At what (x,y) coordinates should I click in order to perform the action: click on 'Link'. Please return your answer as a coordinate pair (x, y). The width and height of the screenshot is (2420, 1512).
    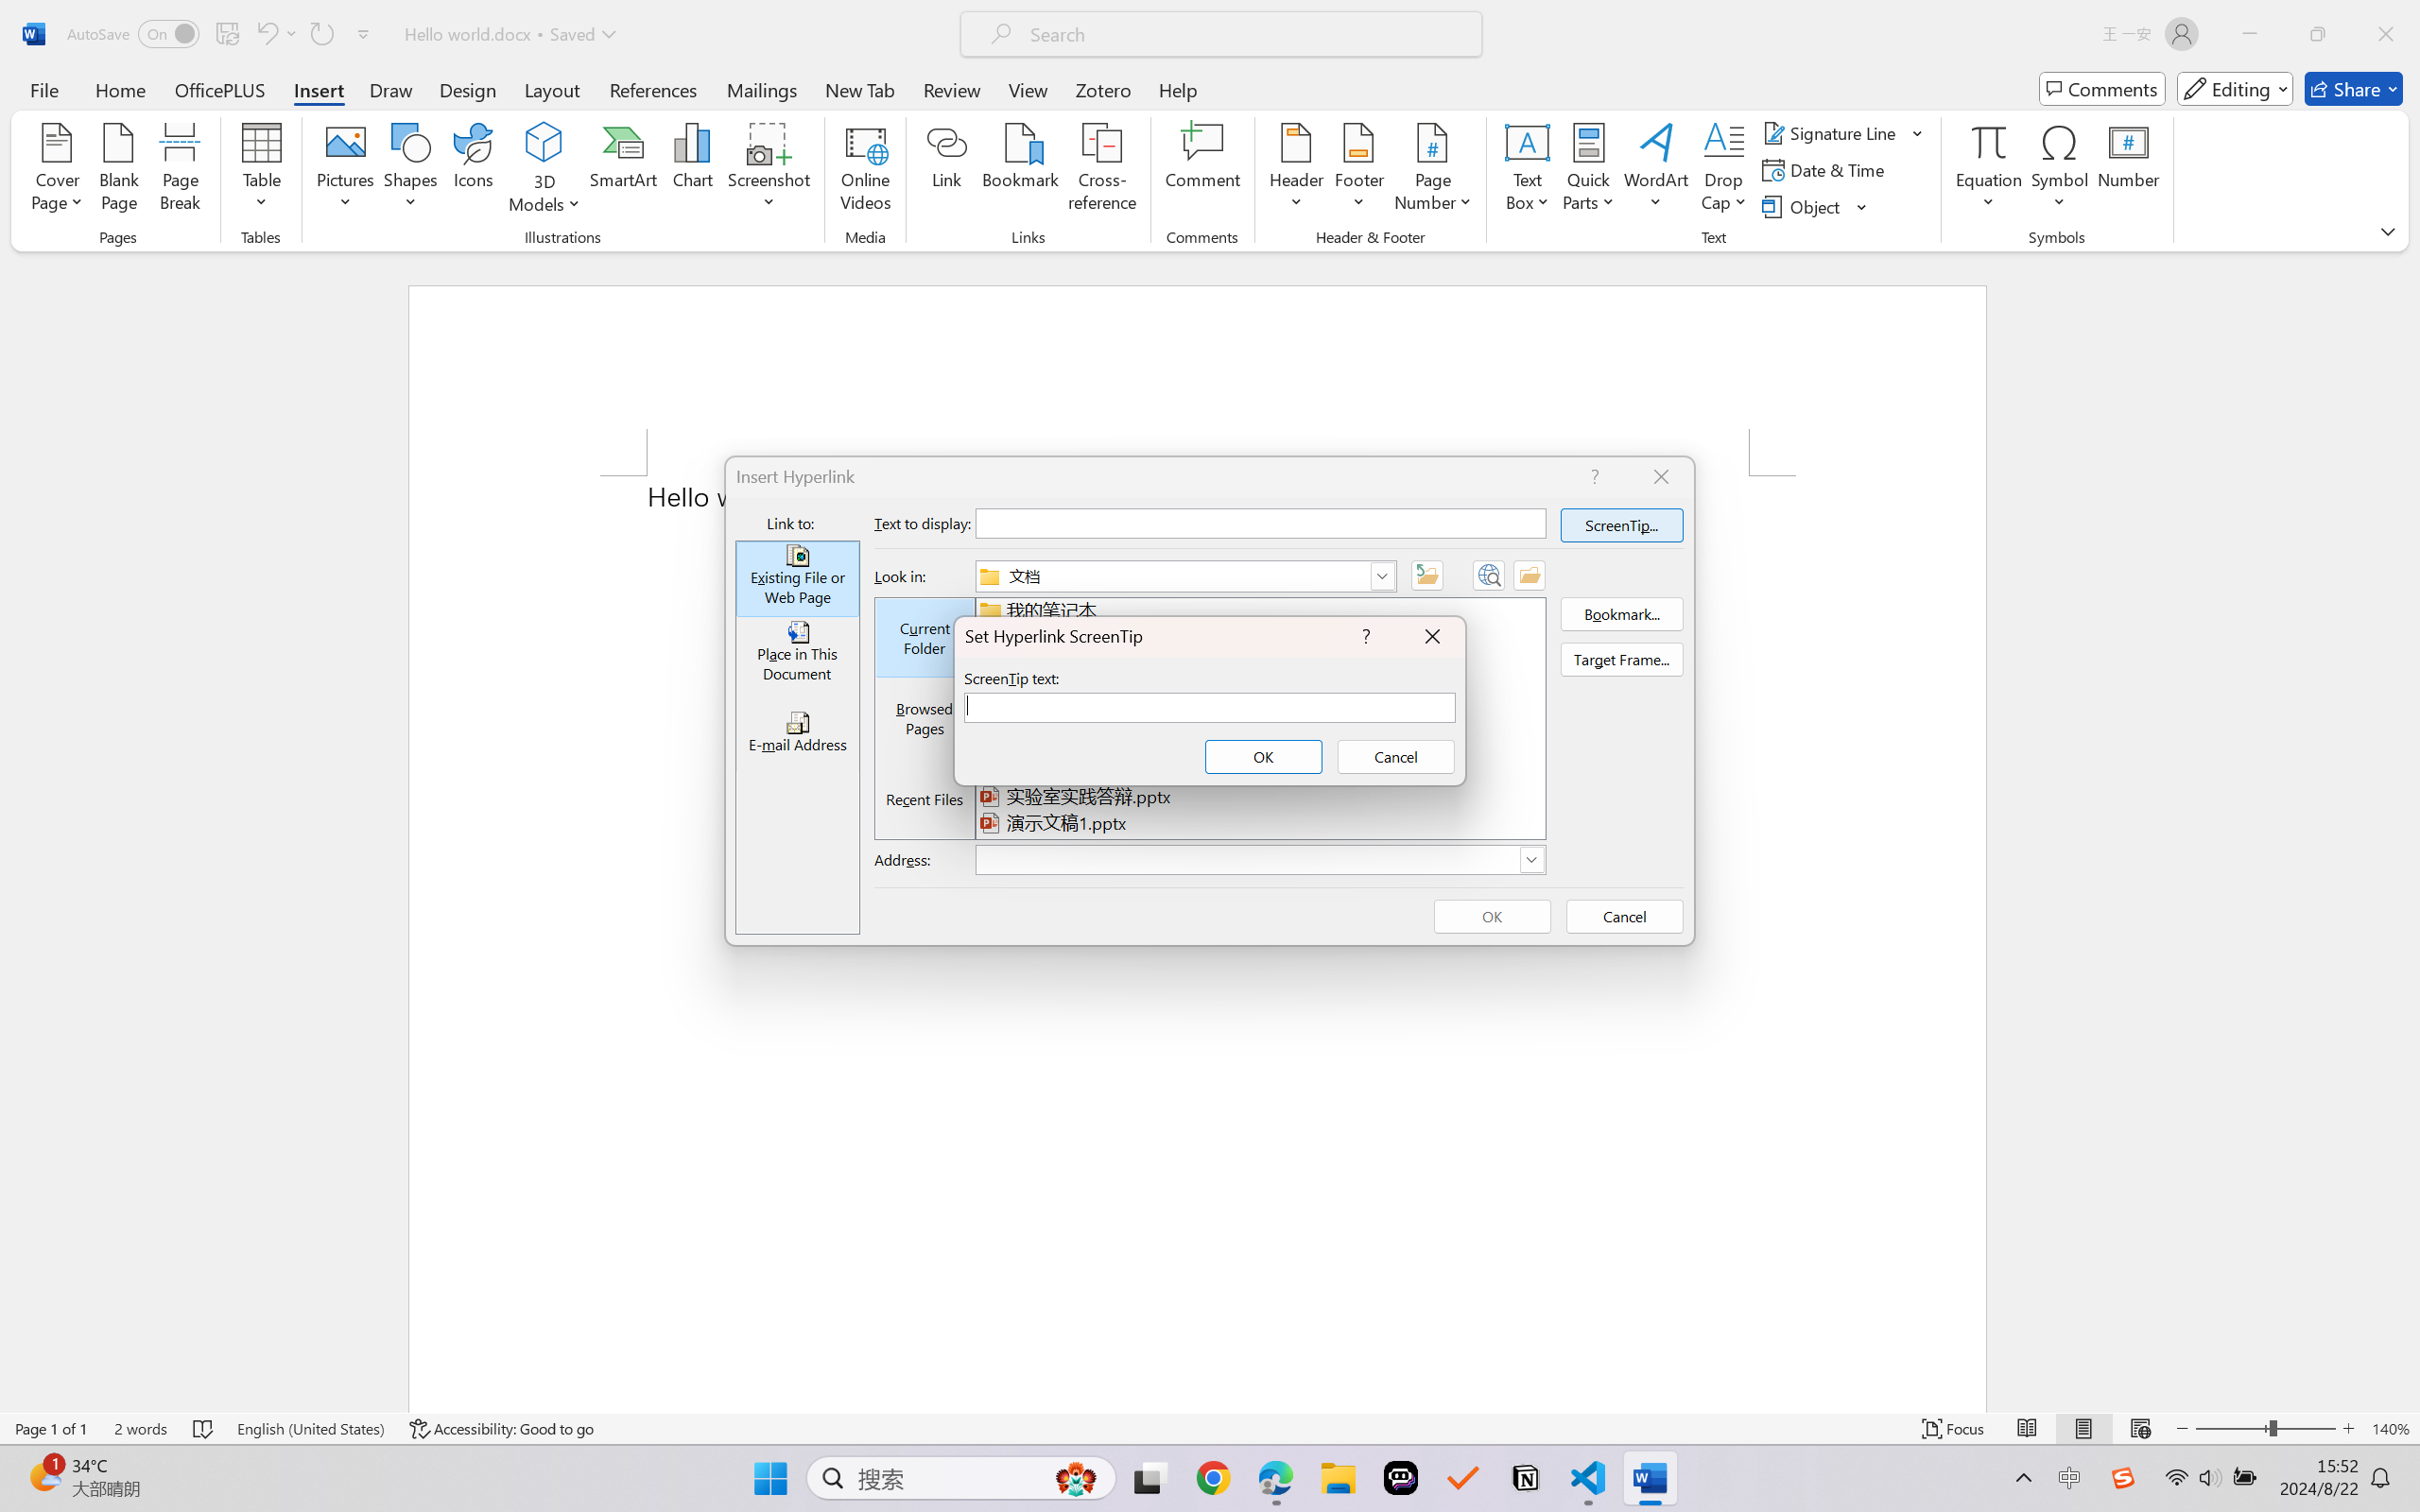
    Looking at the image, I should click on (946, 170).